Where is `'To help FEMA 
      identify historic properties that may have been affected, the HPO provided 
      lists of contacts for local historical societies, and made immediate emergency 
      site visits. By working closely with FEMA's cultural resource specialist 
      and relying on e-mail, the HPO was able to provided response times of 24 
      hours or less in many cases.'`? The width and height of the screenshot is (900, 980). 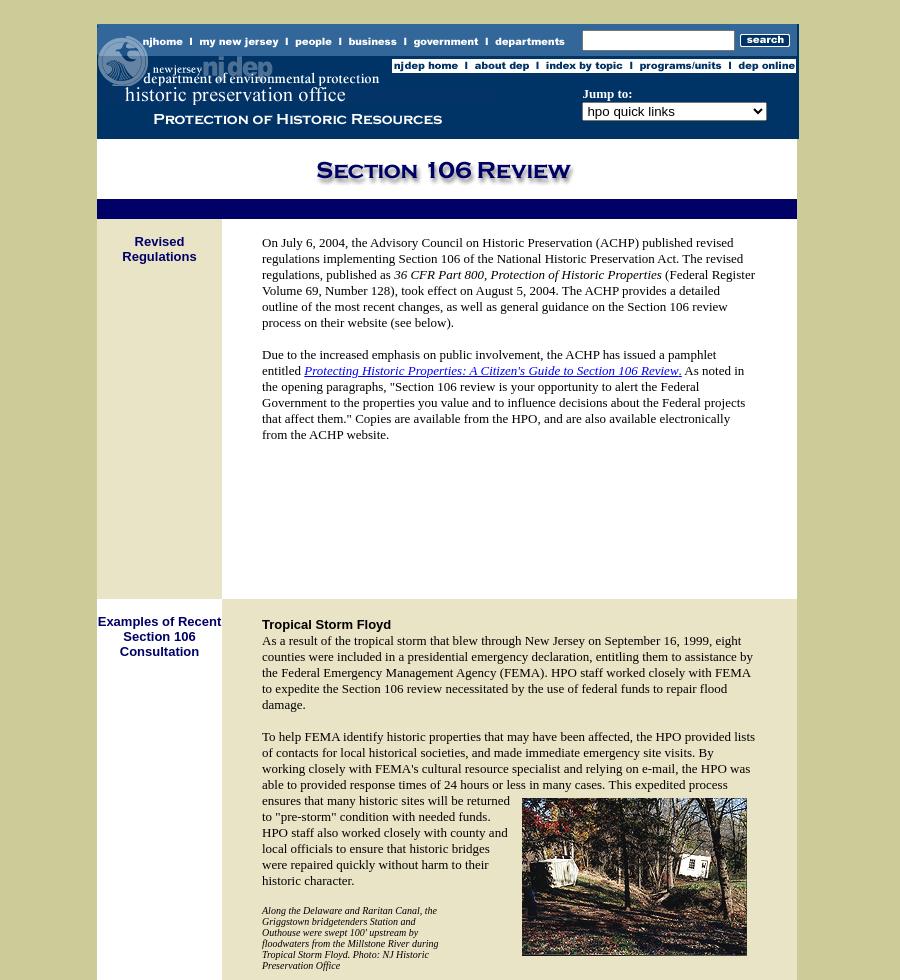
'To help FEMA 
      identify historic properties that may have been affected, the HPO provided 
      lists of contacts for local historical societies, and made immediate emergency 
      site visits. By working closely with FEMA's cultural resource specialist 
      and relying on e-mail, the HPO was able to provided response times of 24 
      hours or less in many cases.' is located at coordinates (507, 760).